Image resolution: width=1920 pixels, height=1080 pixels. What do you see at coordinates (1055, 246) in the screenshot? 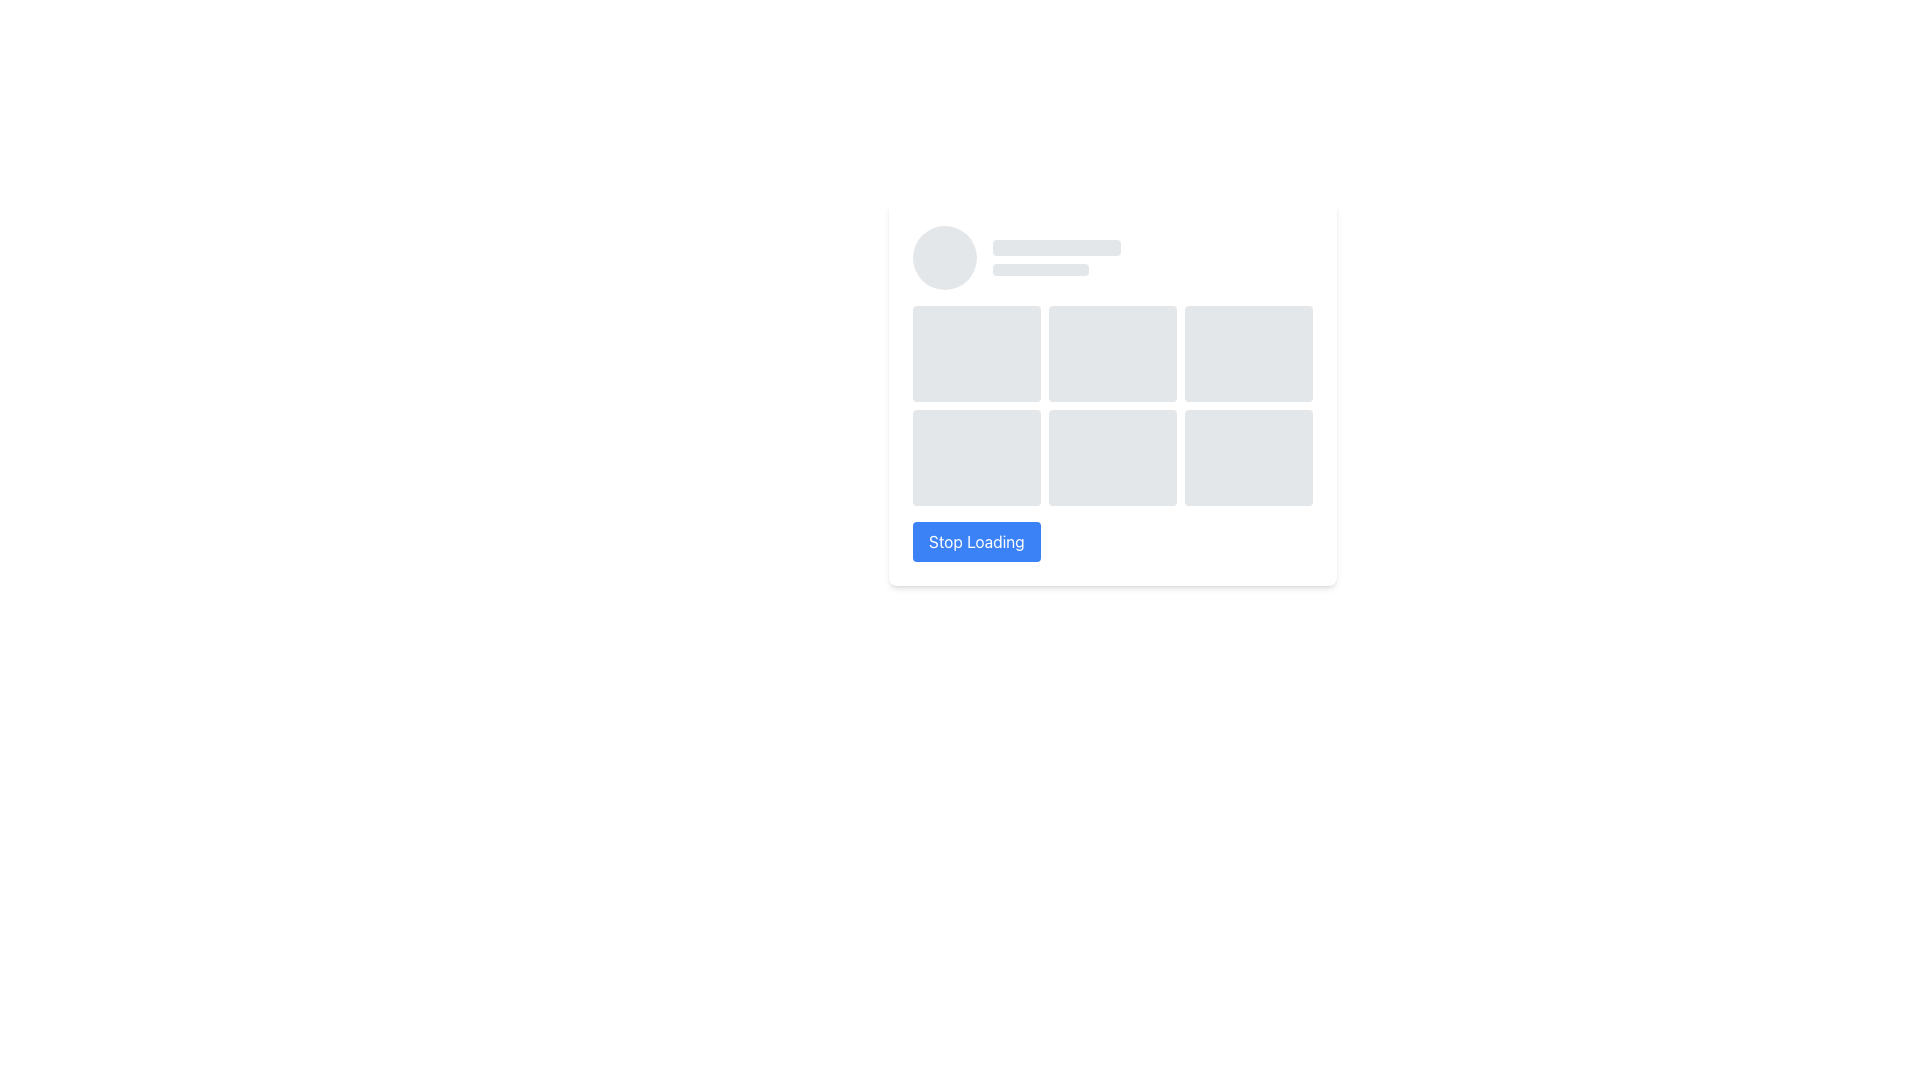
I see `the Placeholder or Loading Indicator, which is a rectangular component with a light gray background and rounded corners, positioned at the top of two similar rectangles` at bounding box center [1055, 246].